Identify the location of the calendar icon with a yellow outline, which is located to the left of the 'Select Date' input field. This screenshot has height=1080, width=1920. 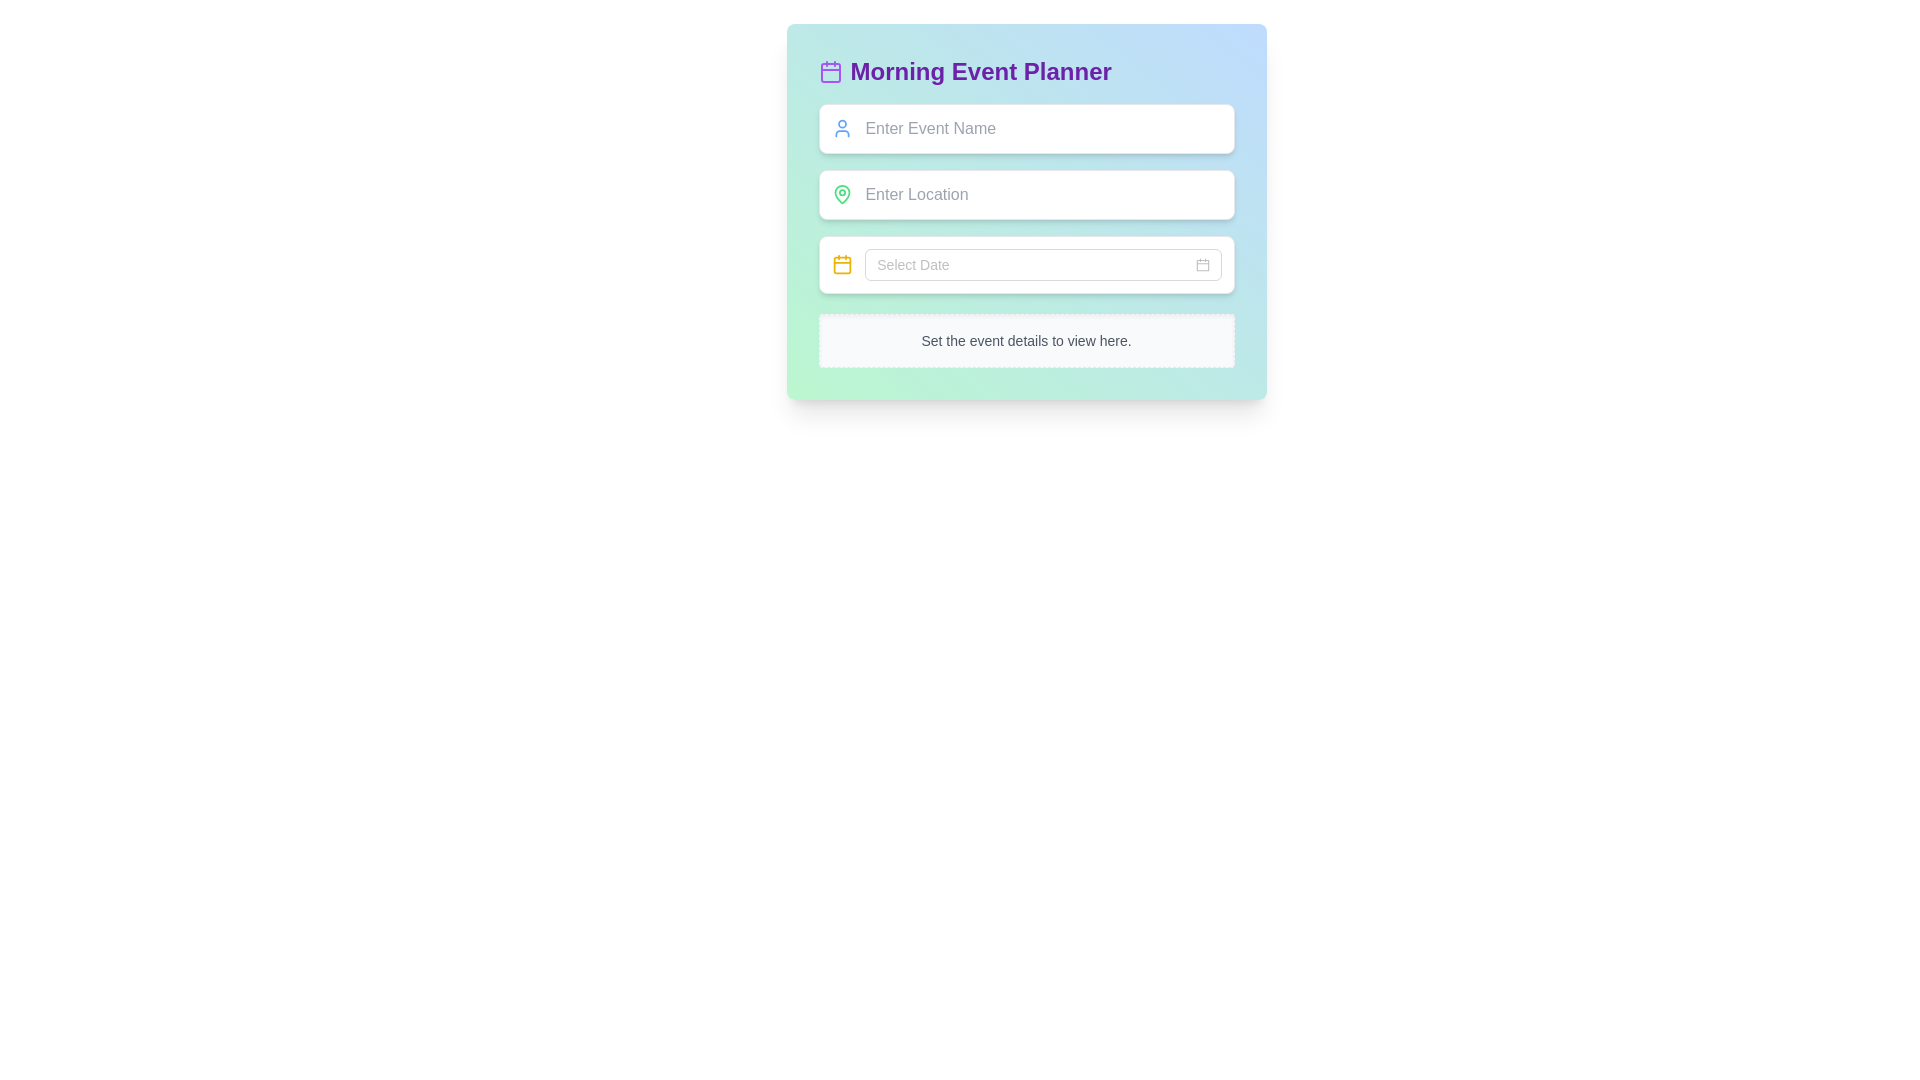
(842, 264).